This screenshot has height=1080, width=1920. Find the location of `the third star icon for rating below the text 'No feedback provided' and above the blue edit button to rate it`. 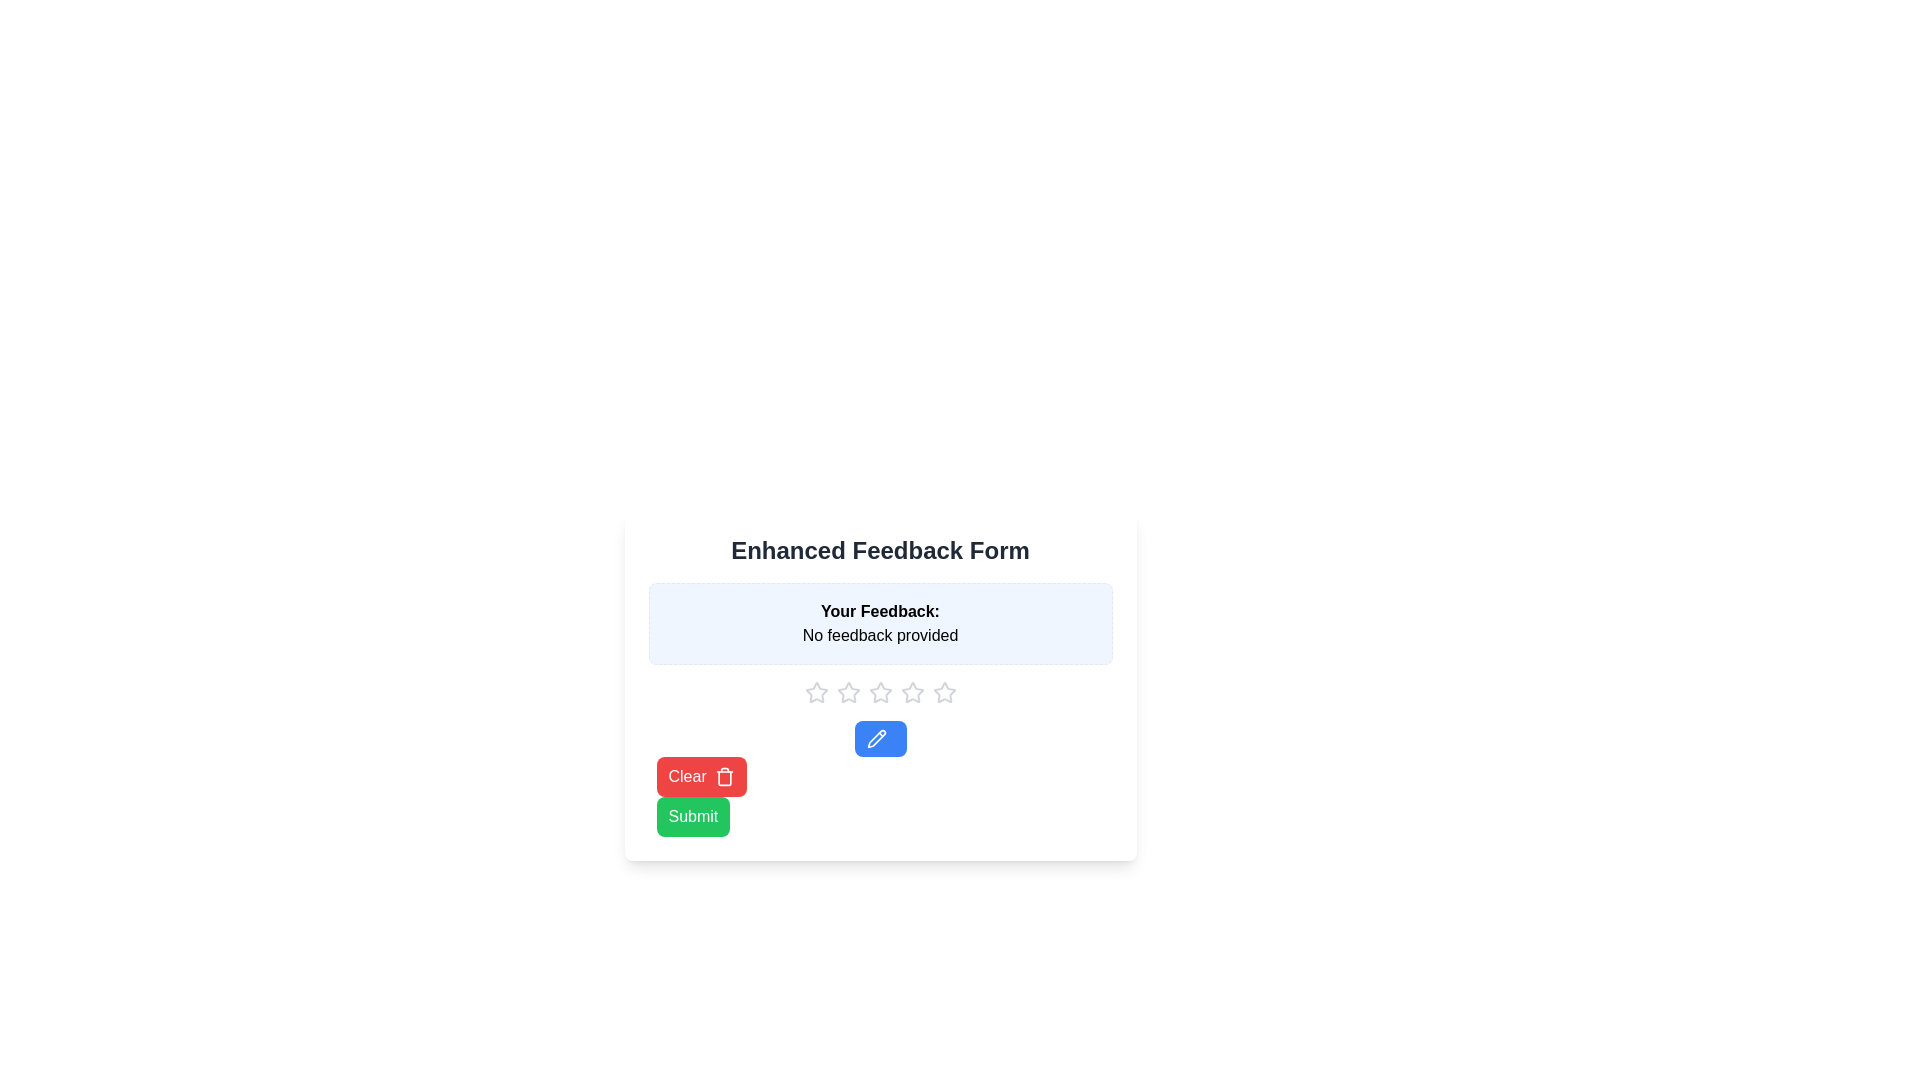

the third star icon for rating below the text 'No feedback provided' and above the blue edit button to rate it is located at coordinates (911, 691).